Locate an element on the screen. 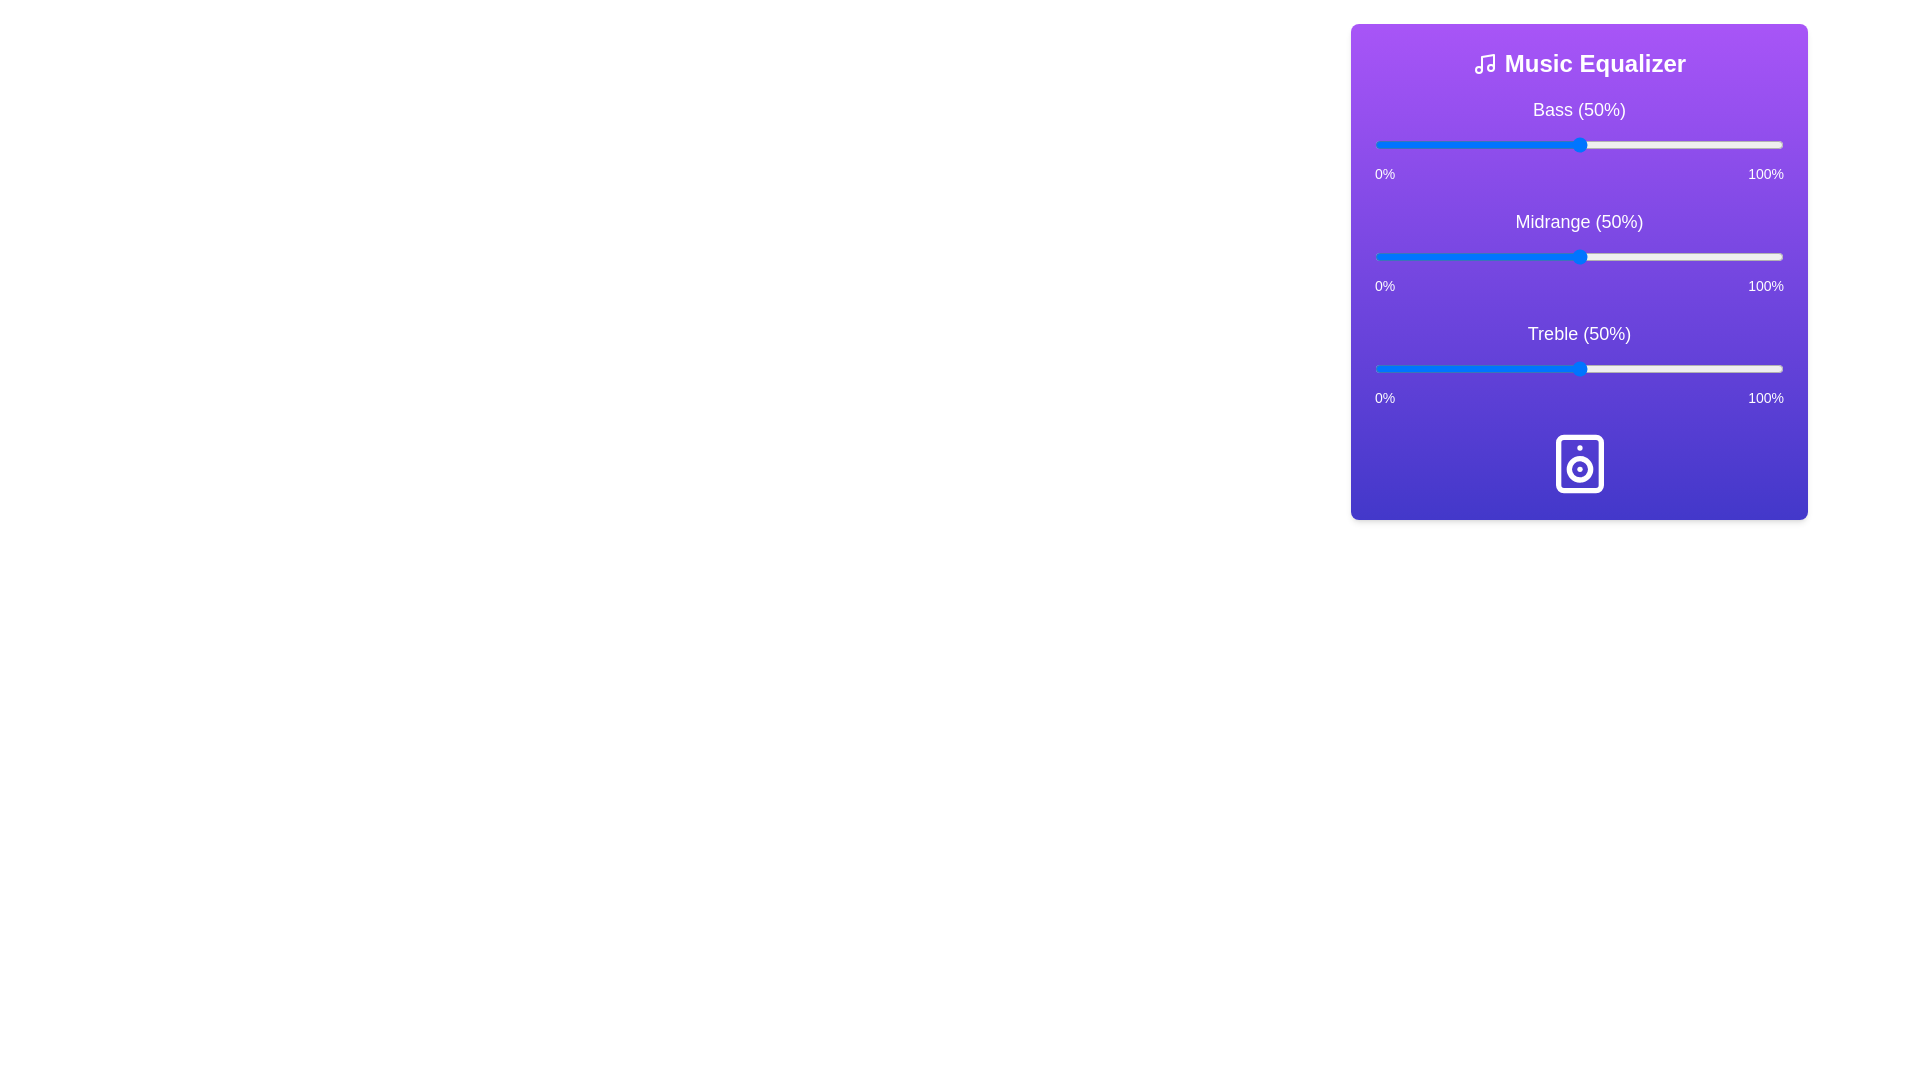  the treble slider to 46% is located at coordinates (1562, 369).